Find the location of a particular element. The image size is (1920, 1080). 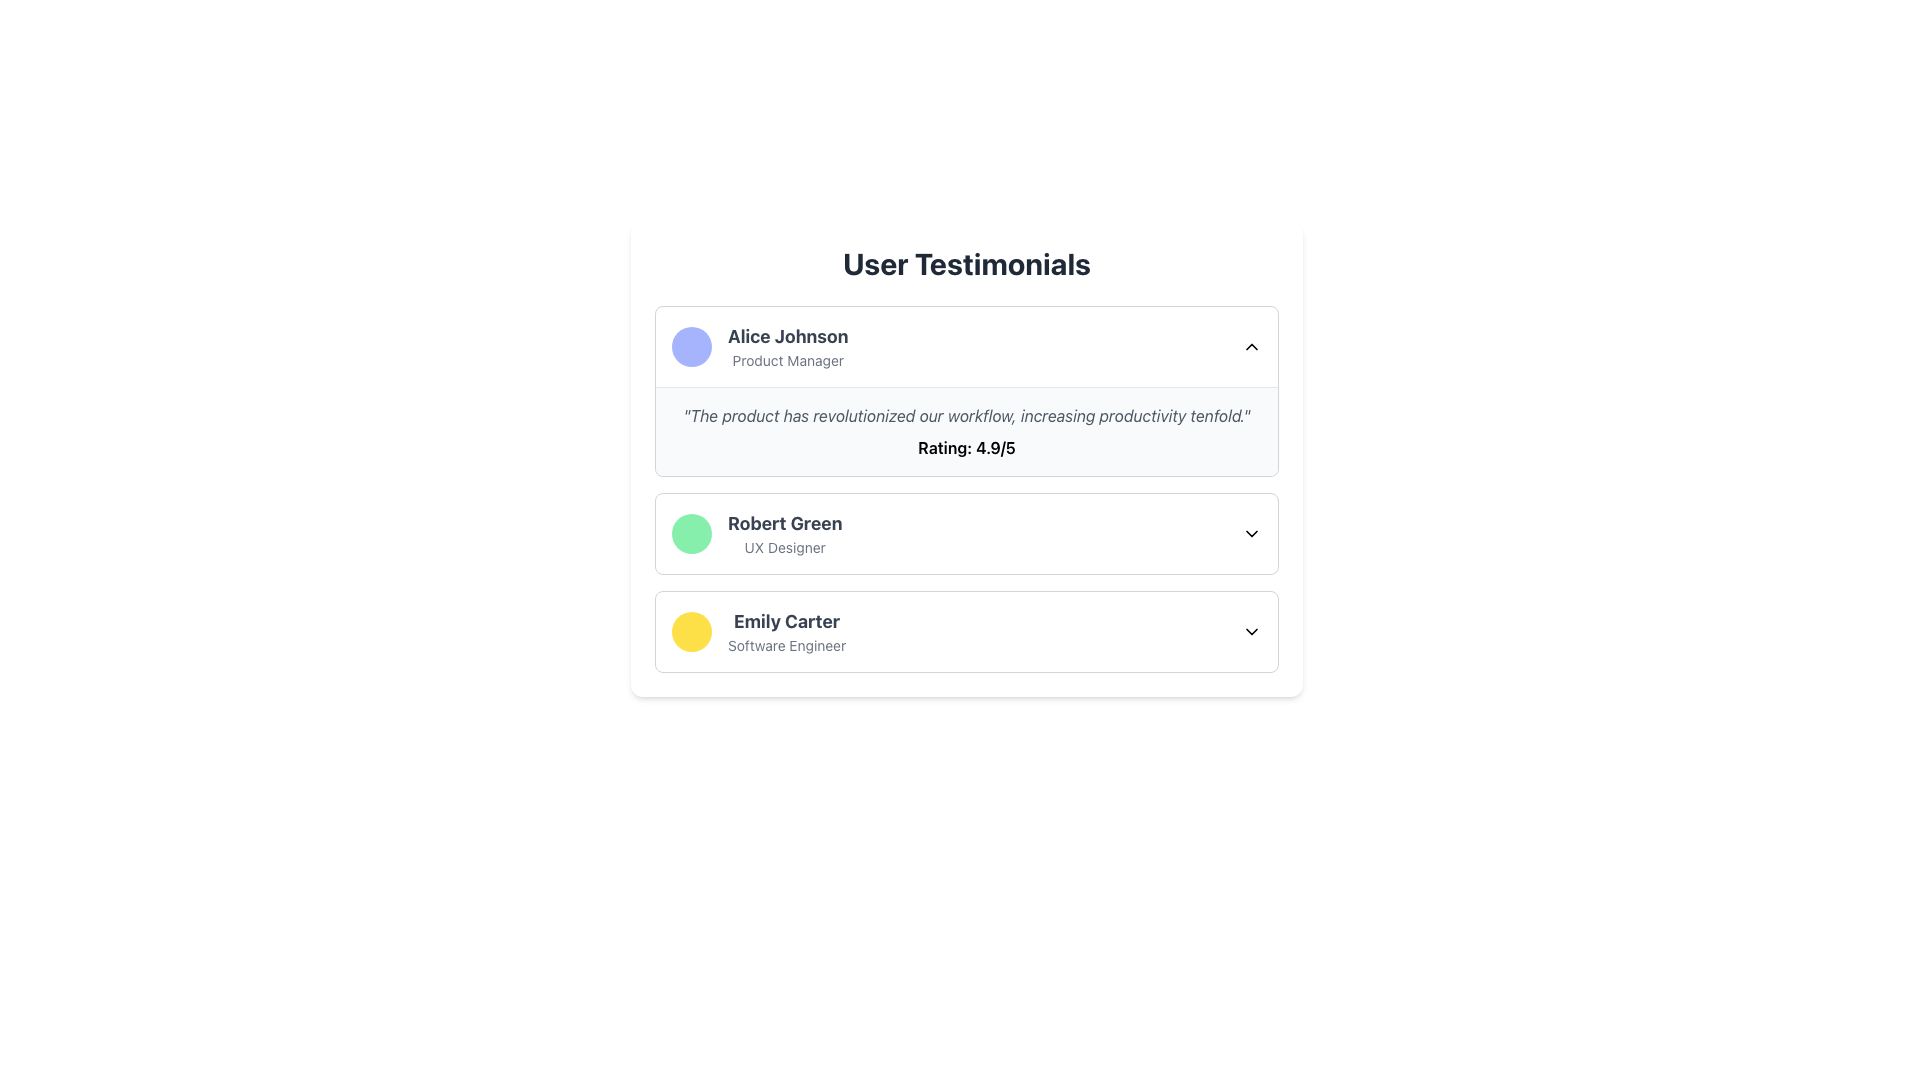

displayed text of the Multi-line text label that identifies the individual, positioned within the top testimonial card, to the right of the indigo circular icon is located at coordinates (787, 346).